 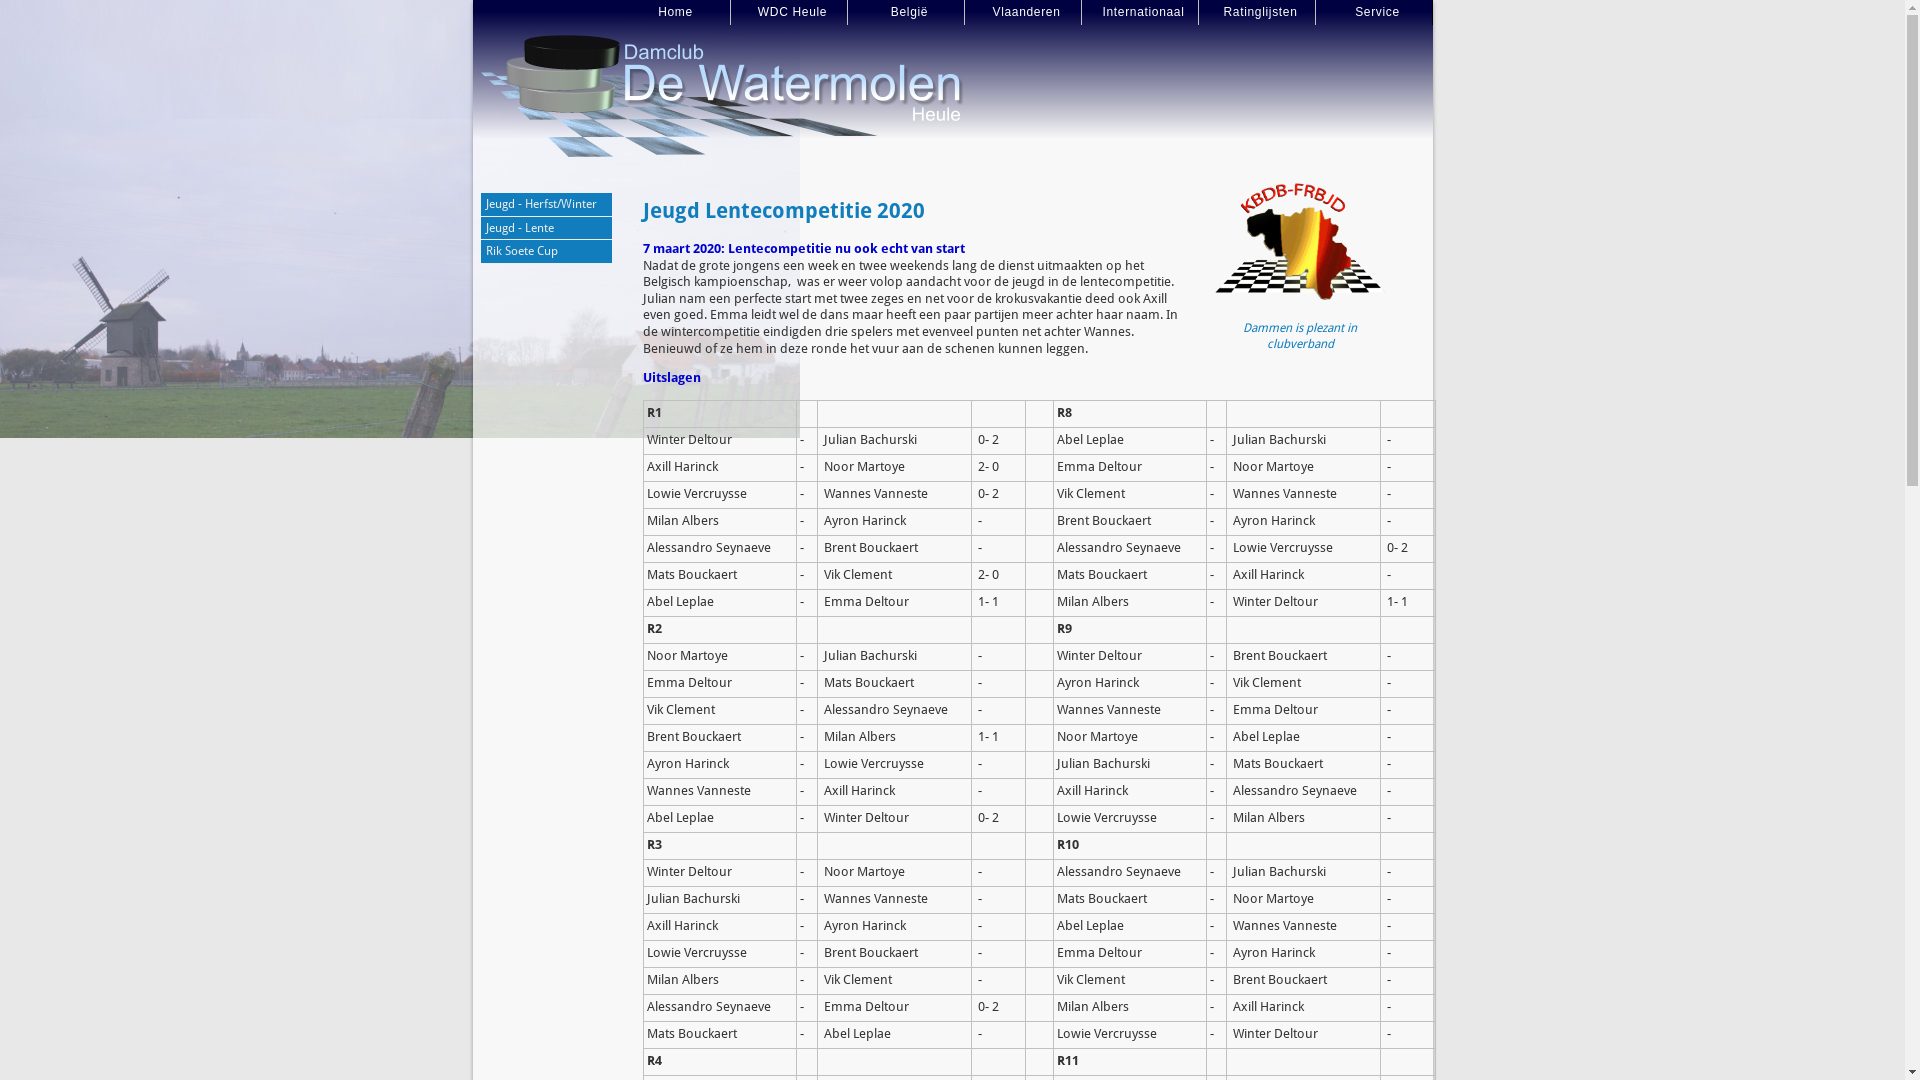 What do you see at coordinates (1140, 12) in the screenshot?
I see `'Internationaal'` at bounding box center [1140, 12].